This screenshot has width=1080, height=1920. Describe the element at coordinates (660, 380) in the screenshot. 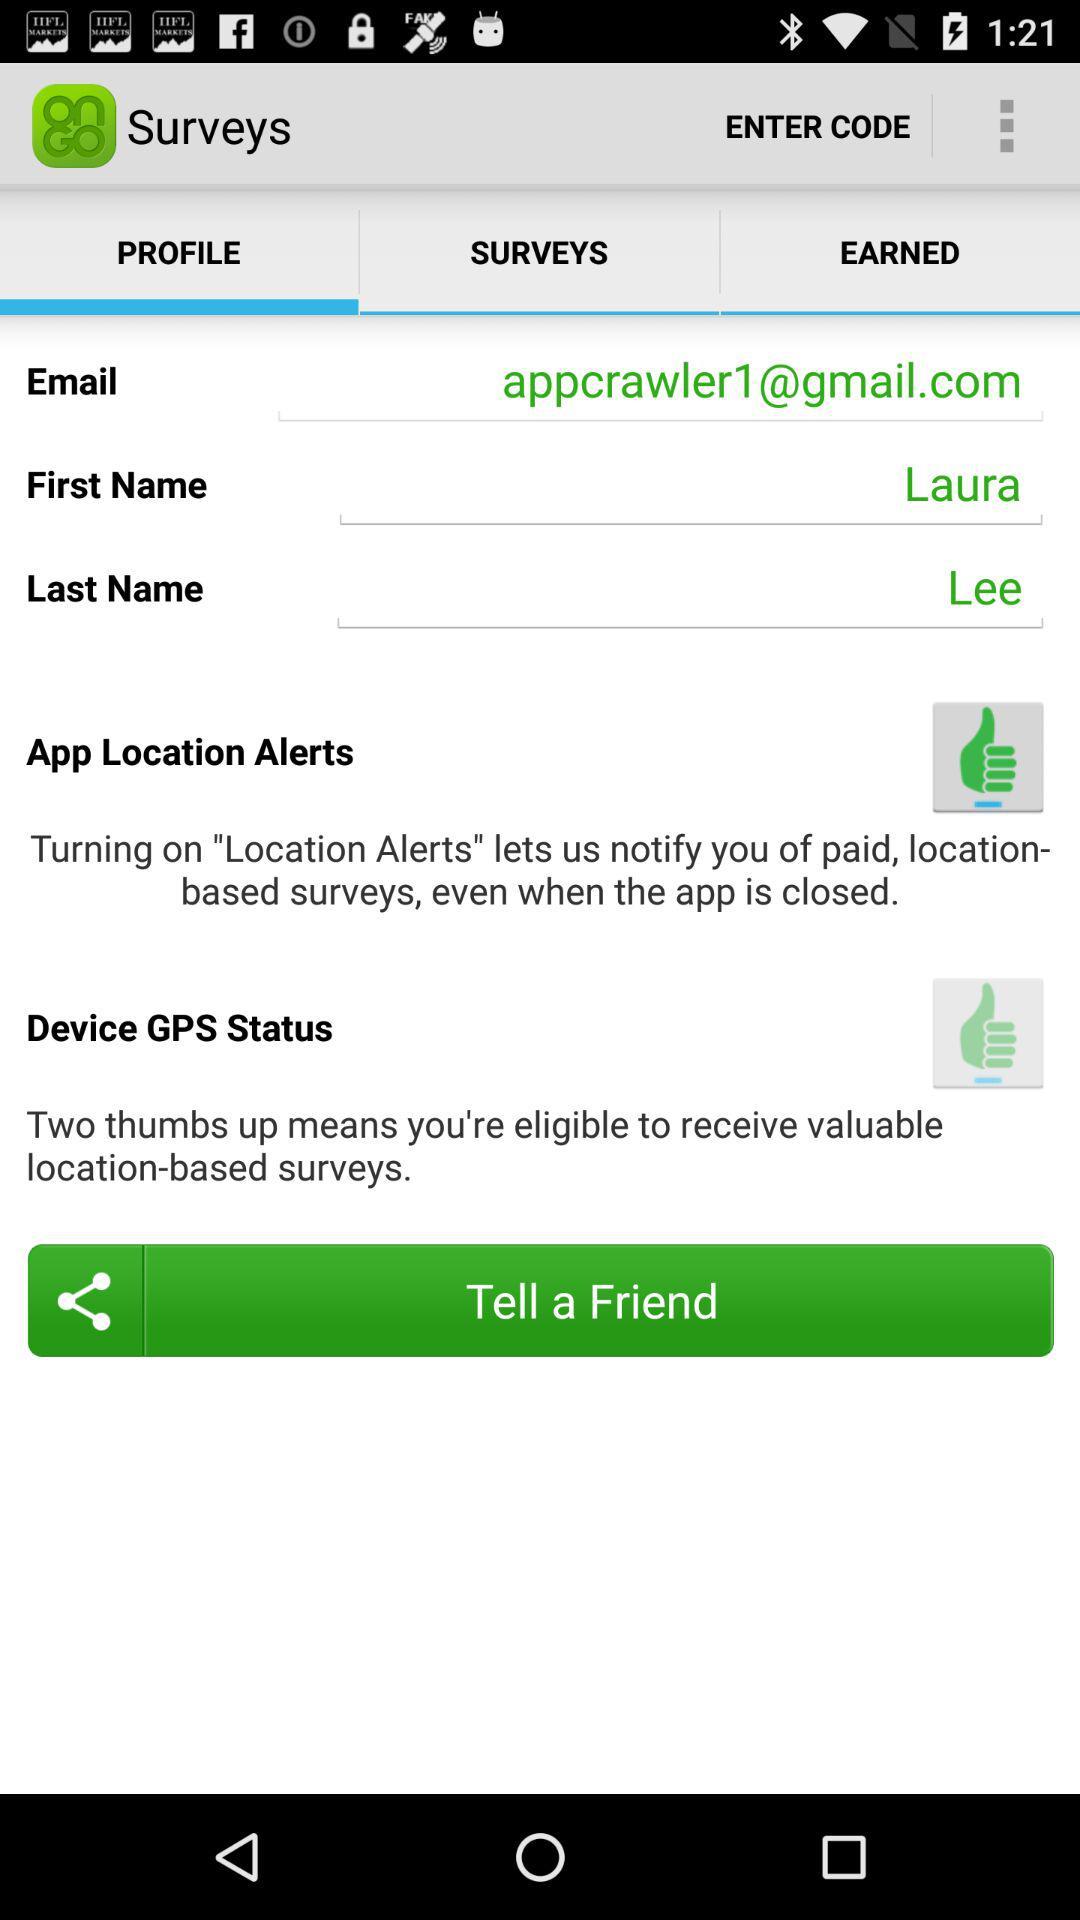

I see `the icon to the right of email item` at that location.